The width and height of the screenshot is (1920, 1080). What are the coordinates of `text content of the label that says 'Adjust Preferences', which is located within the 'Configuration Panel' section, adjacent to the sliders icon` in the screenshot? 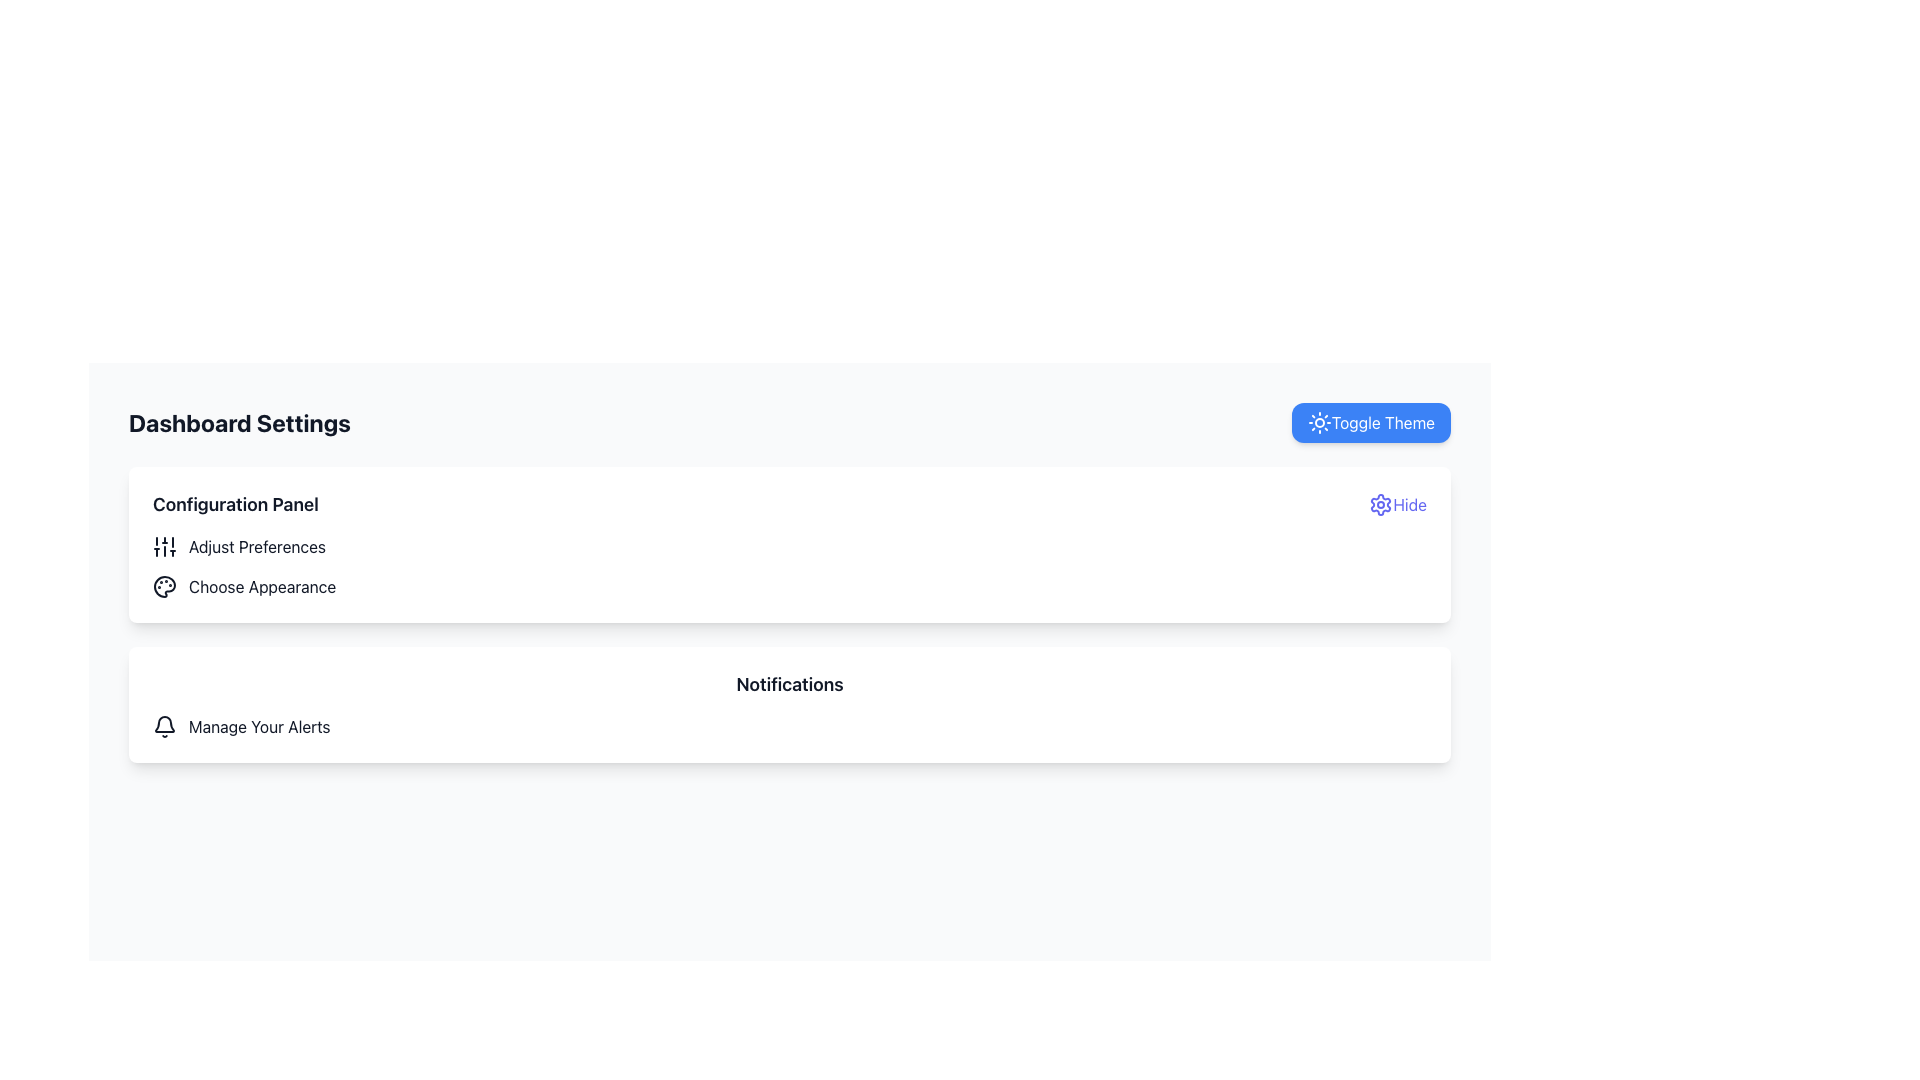 It's located at (256, 547).